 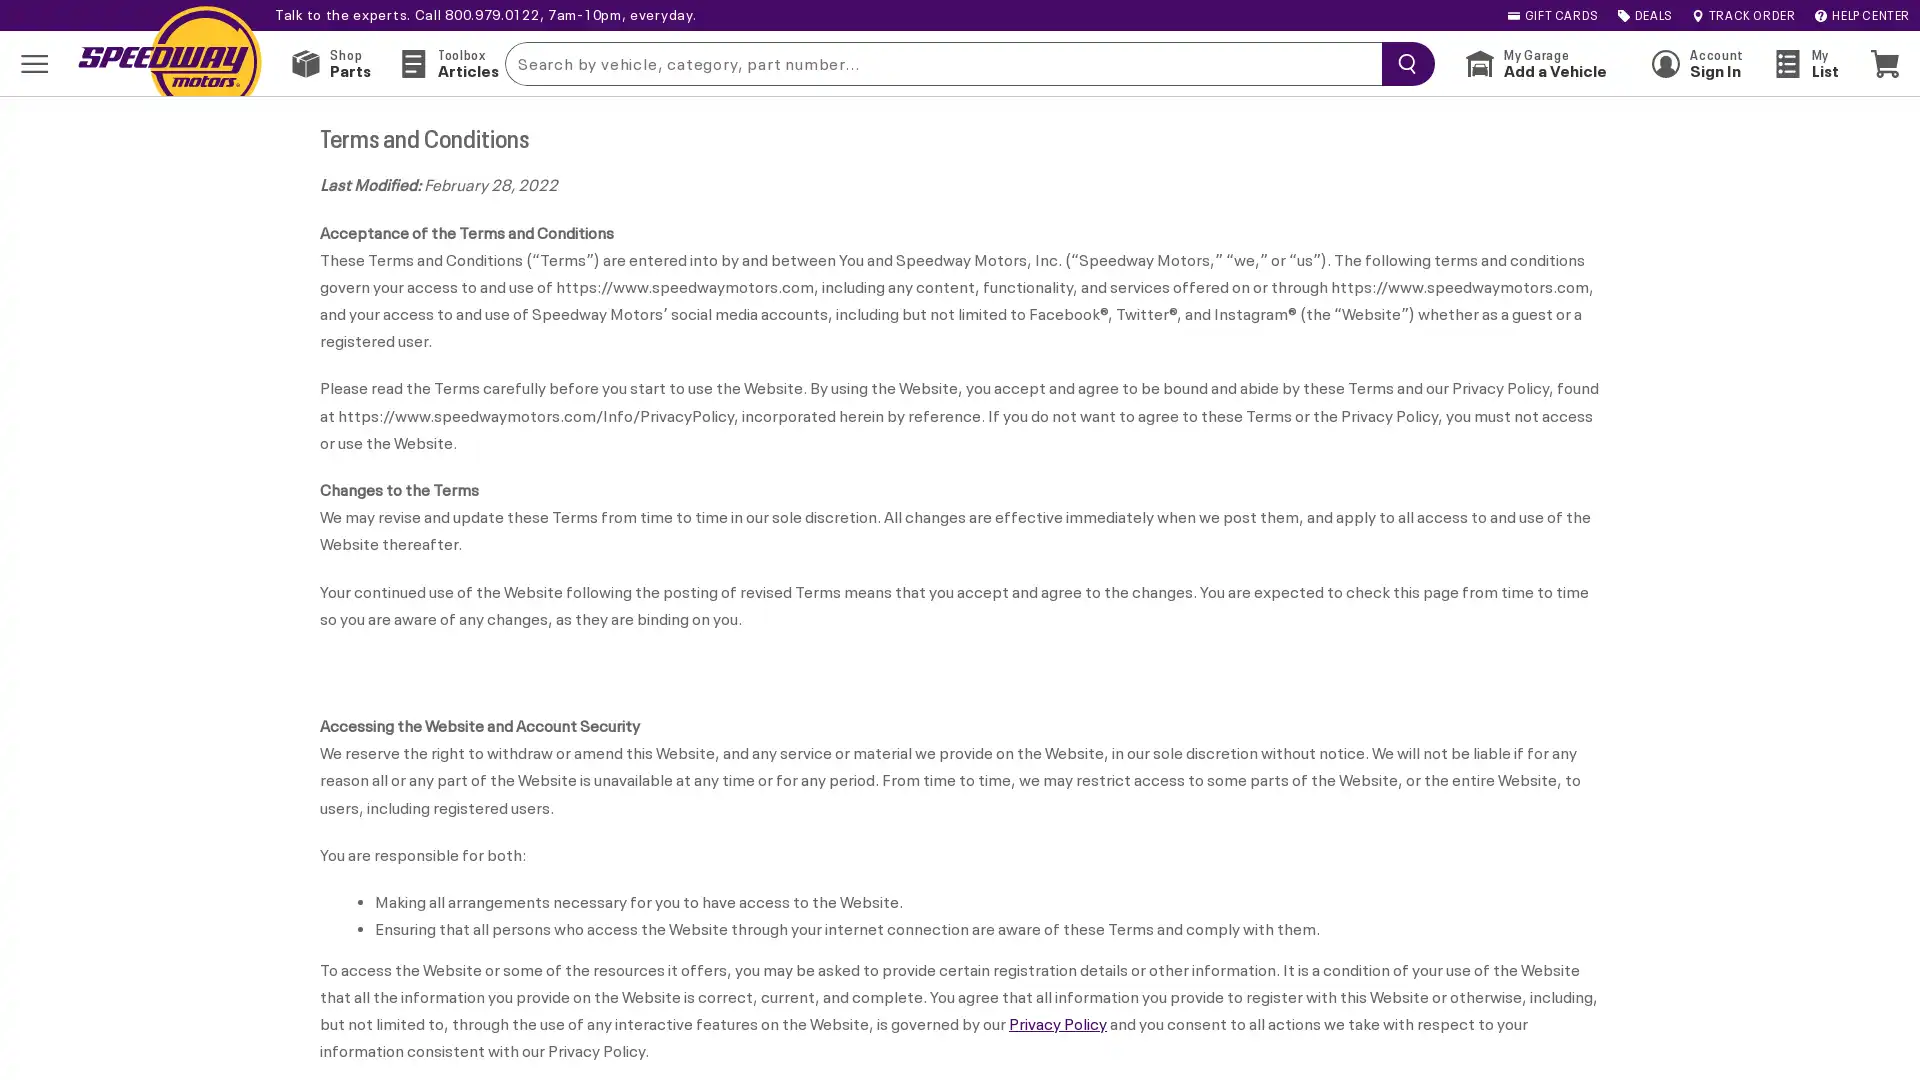 I want to click on searchButton, so click(x=1402, y=61).